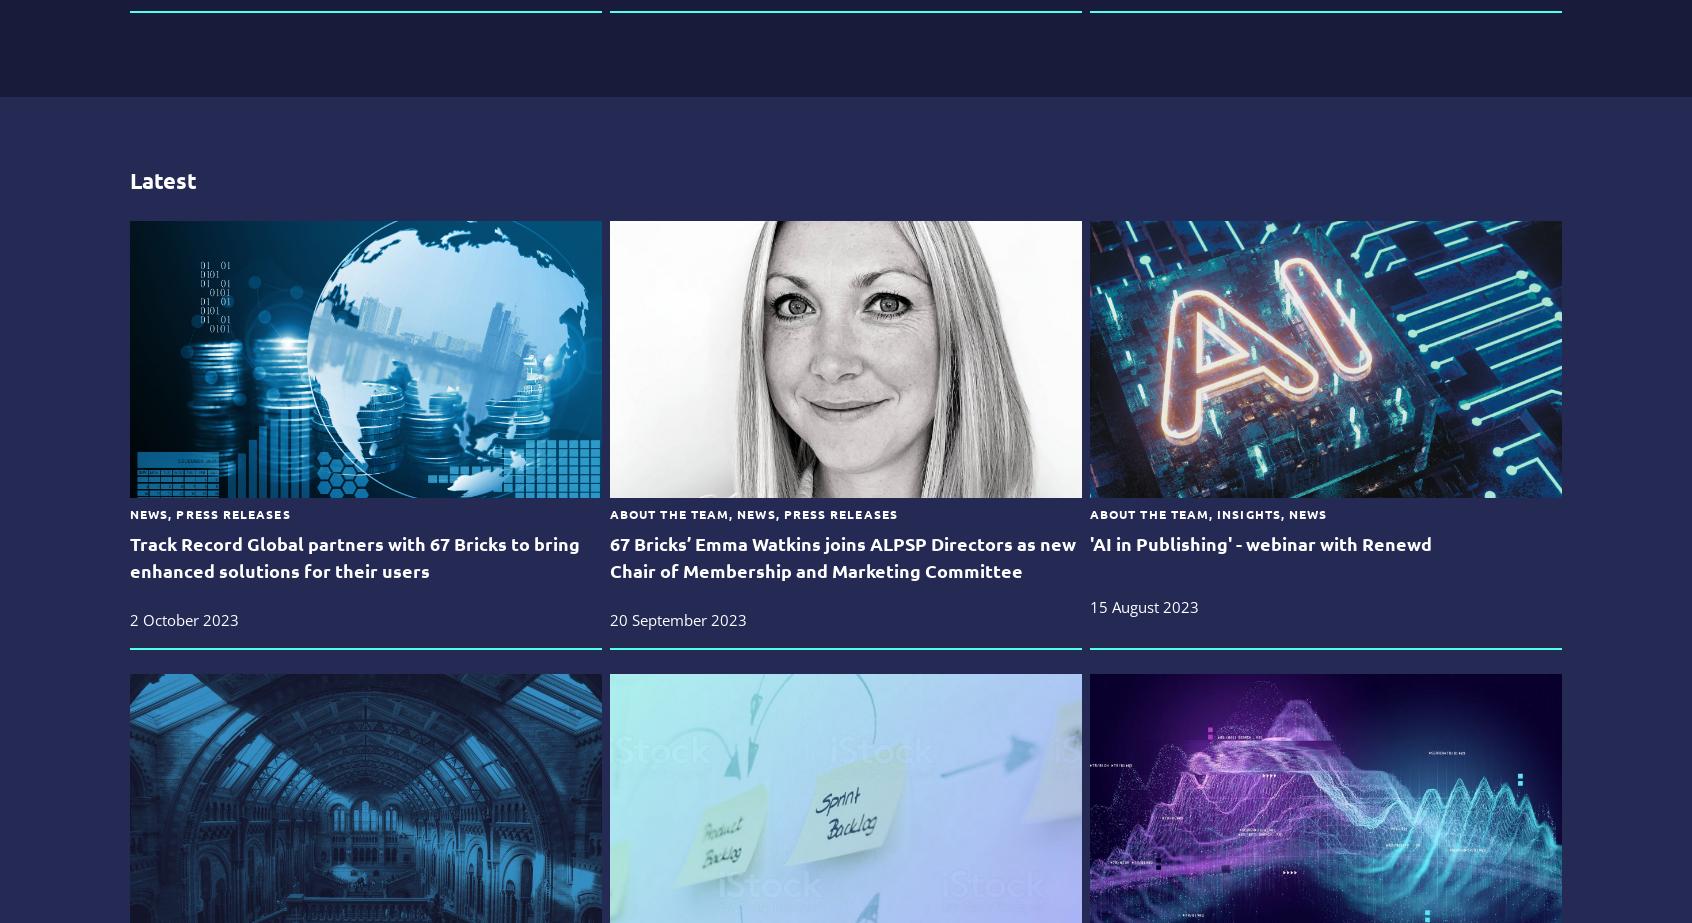 Image resolution: width=1692 pixels, height=923 pixels. What do you see at coordinates (354, 555) in the screenshot?
I see `'Track Record Global partners with 67 Bricks to bring enhanced solutions for their users'` at bounding box center [354, 555].